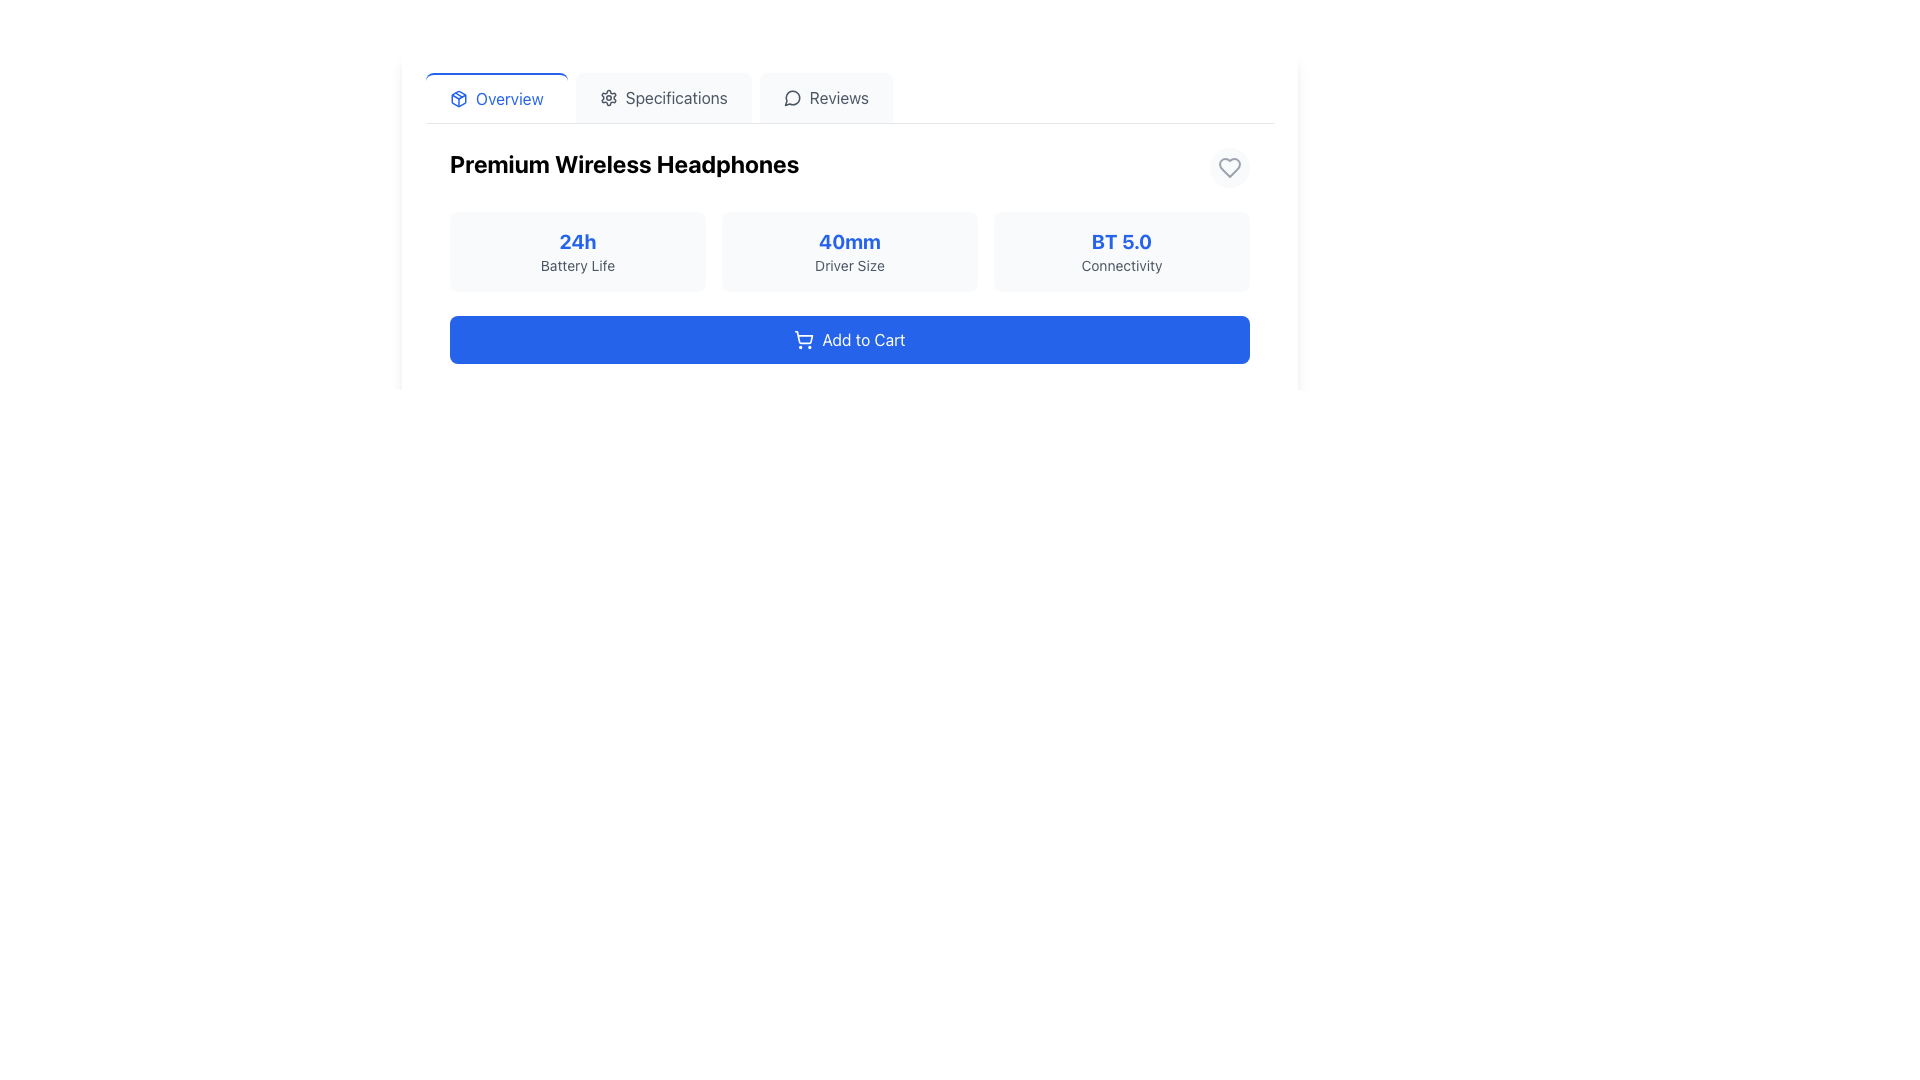  I want to click on the 'Specifications' text label in the navigation bar, so click(676, 97).